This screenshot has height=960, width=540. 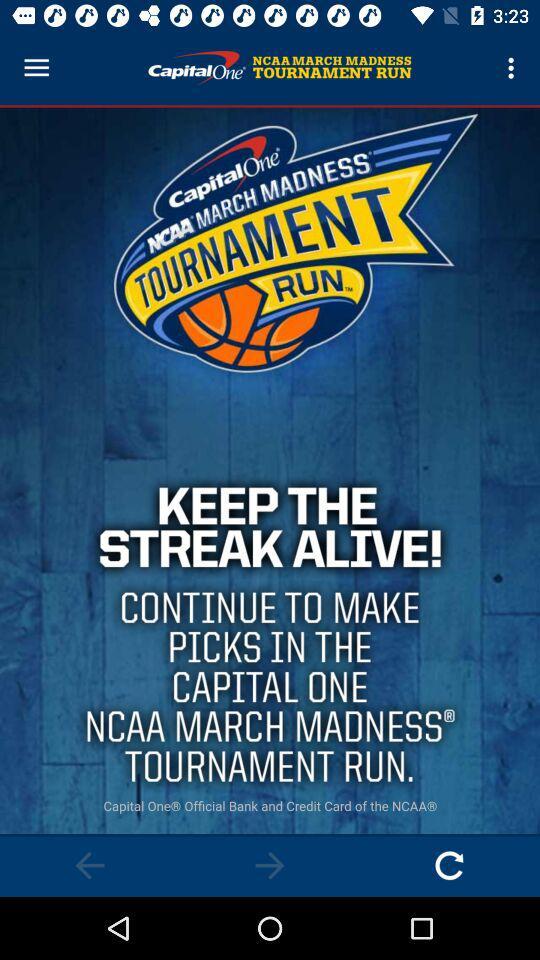 What do you see at coordinates (89, 864) in the screenshot?
I see `aromark` at bounding box center [89, 864].